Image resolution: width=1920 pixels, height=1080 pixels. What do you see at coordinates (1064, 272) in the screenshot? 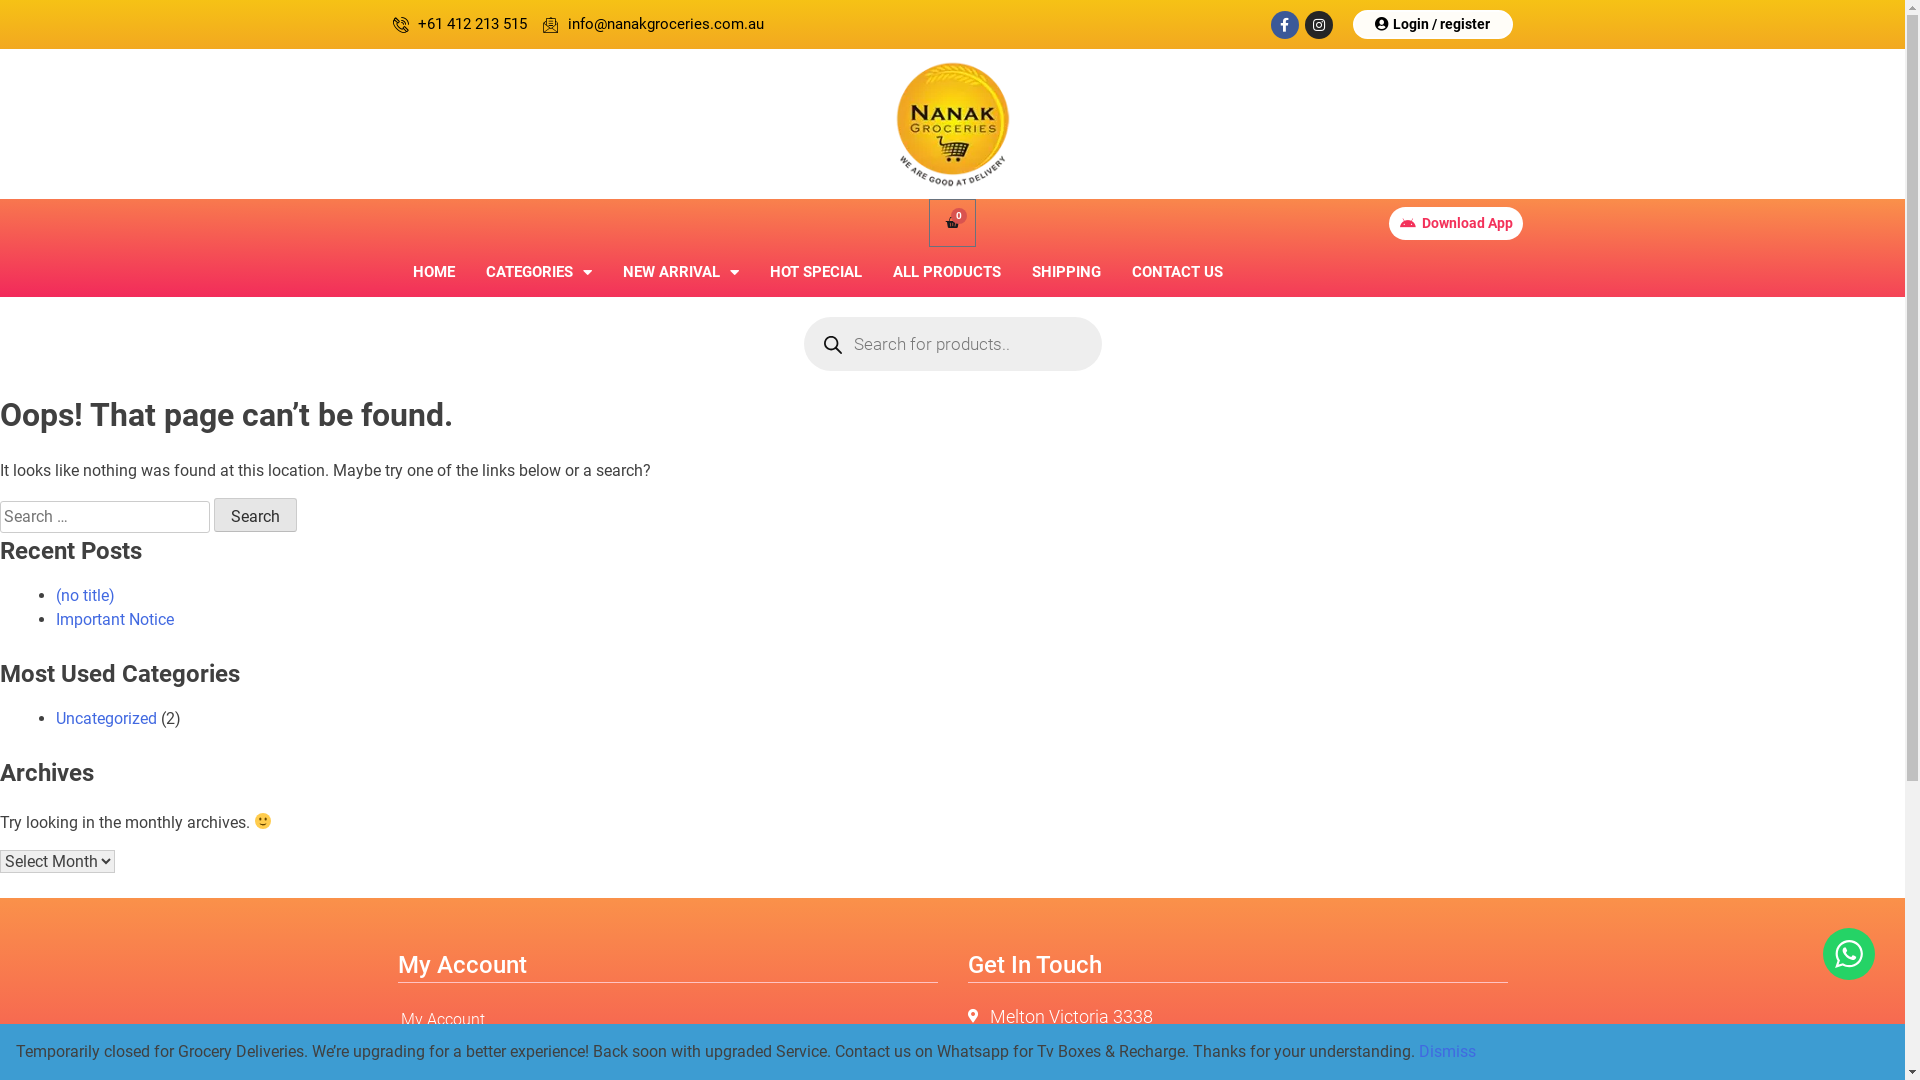
I see `'SHIPPING'` at bounding box center [1064, 272].